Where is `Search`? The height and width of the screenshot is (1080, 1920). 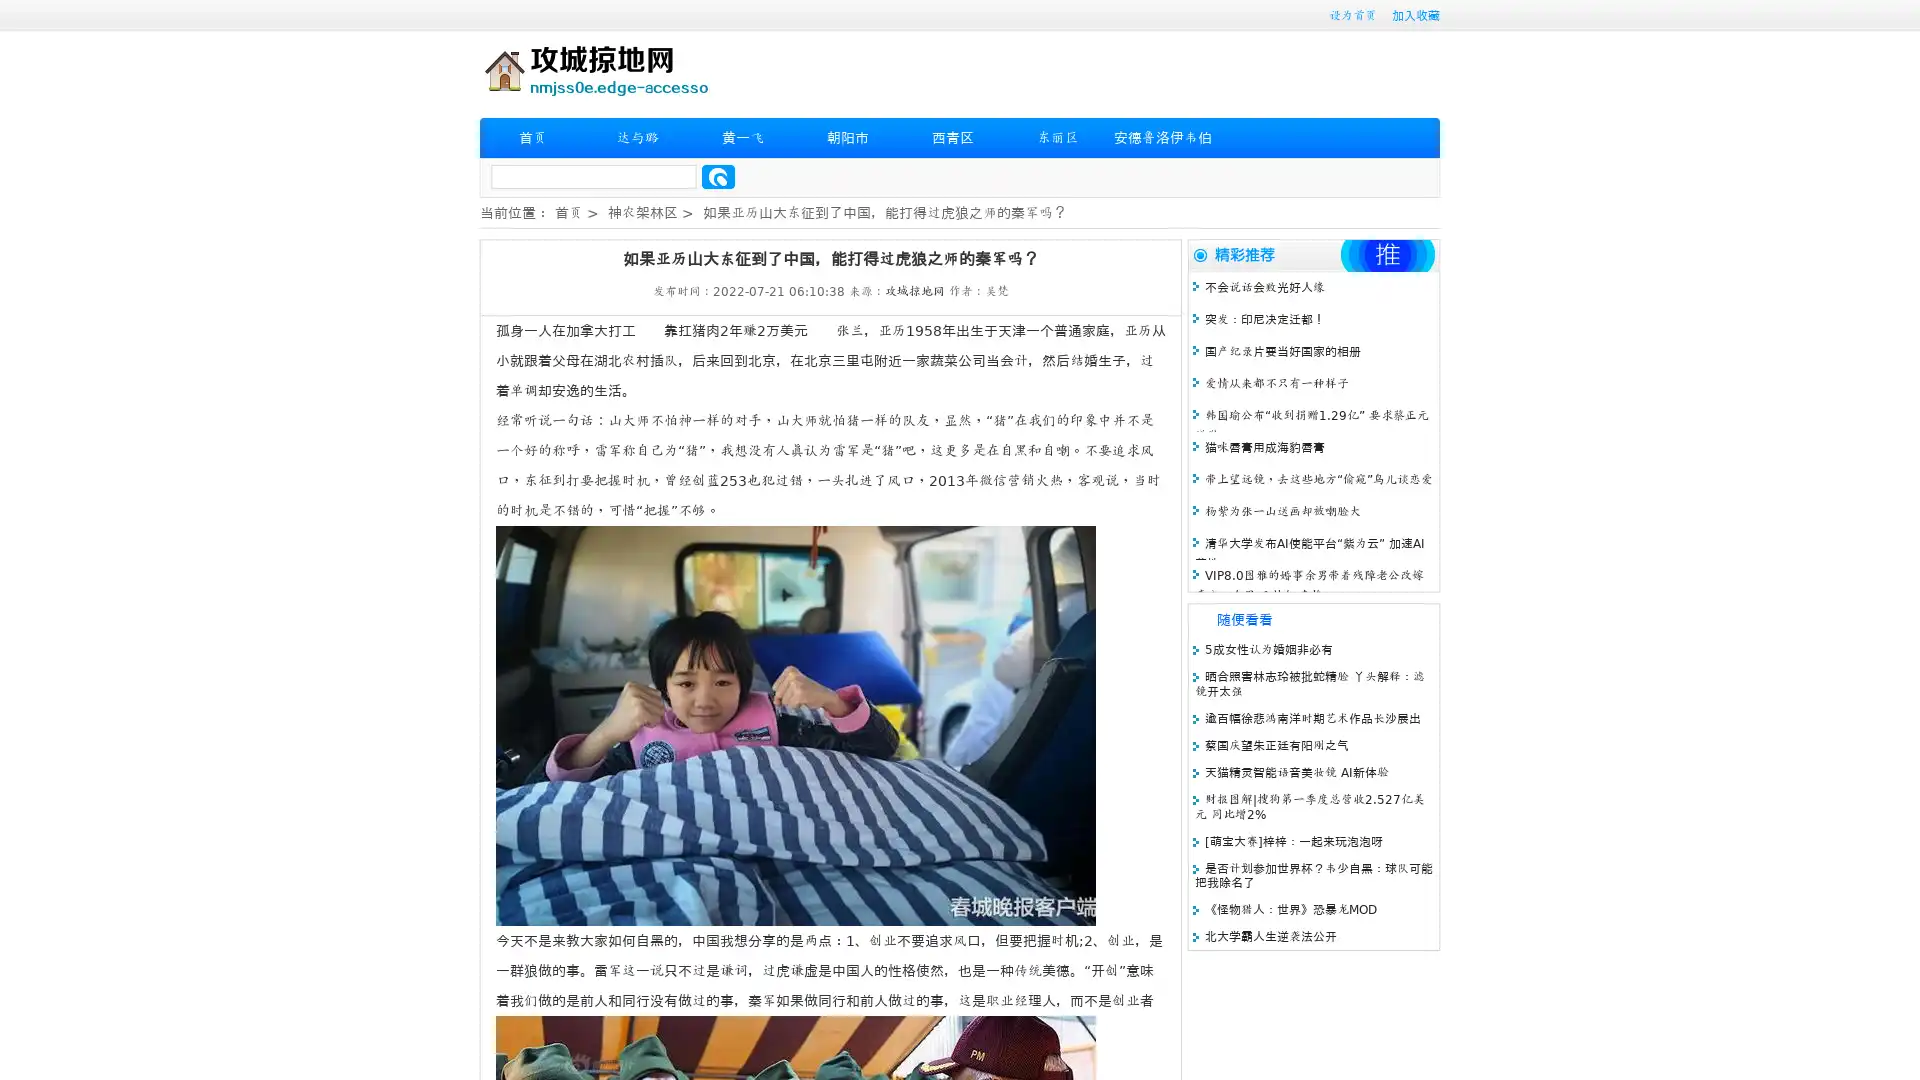
Search is located at coordinates (718, 176).